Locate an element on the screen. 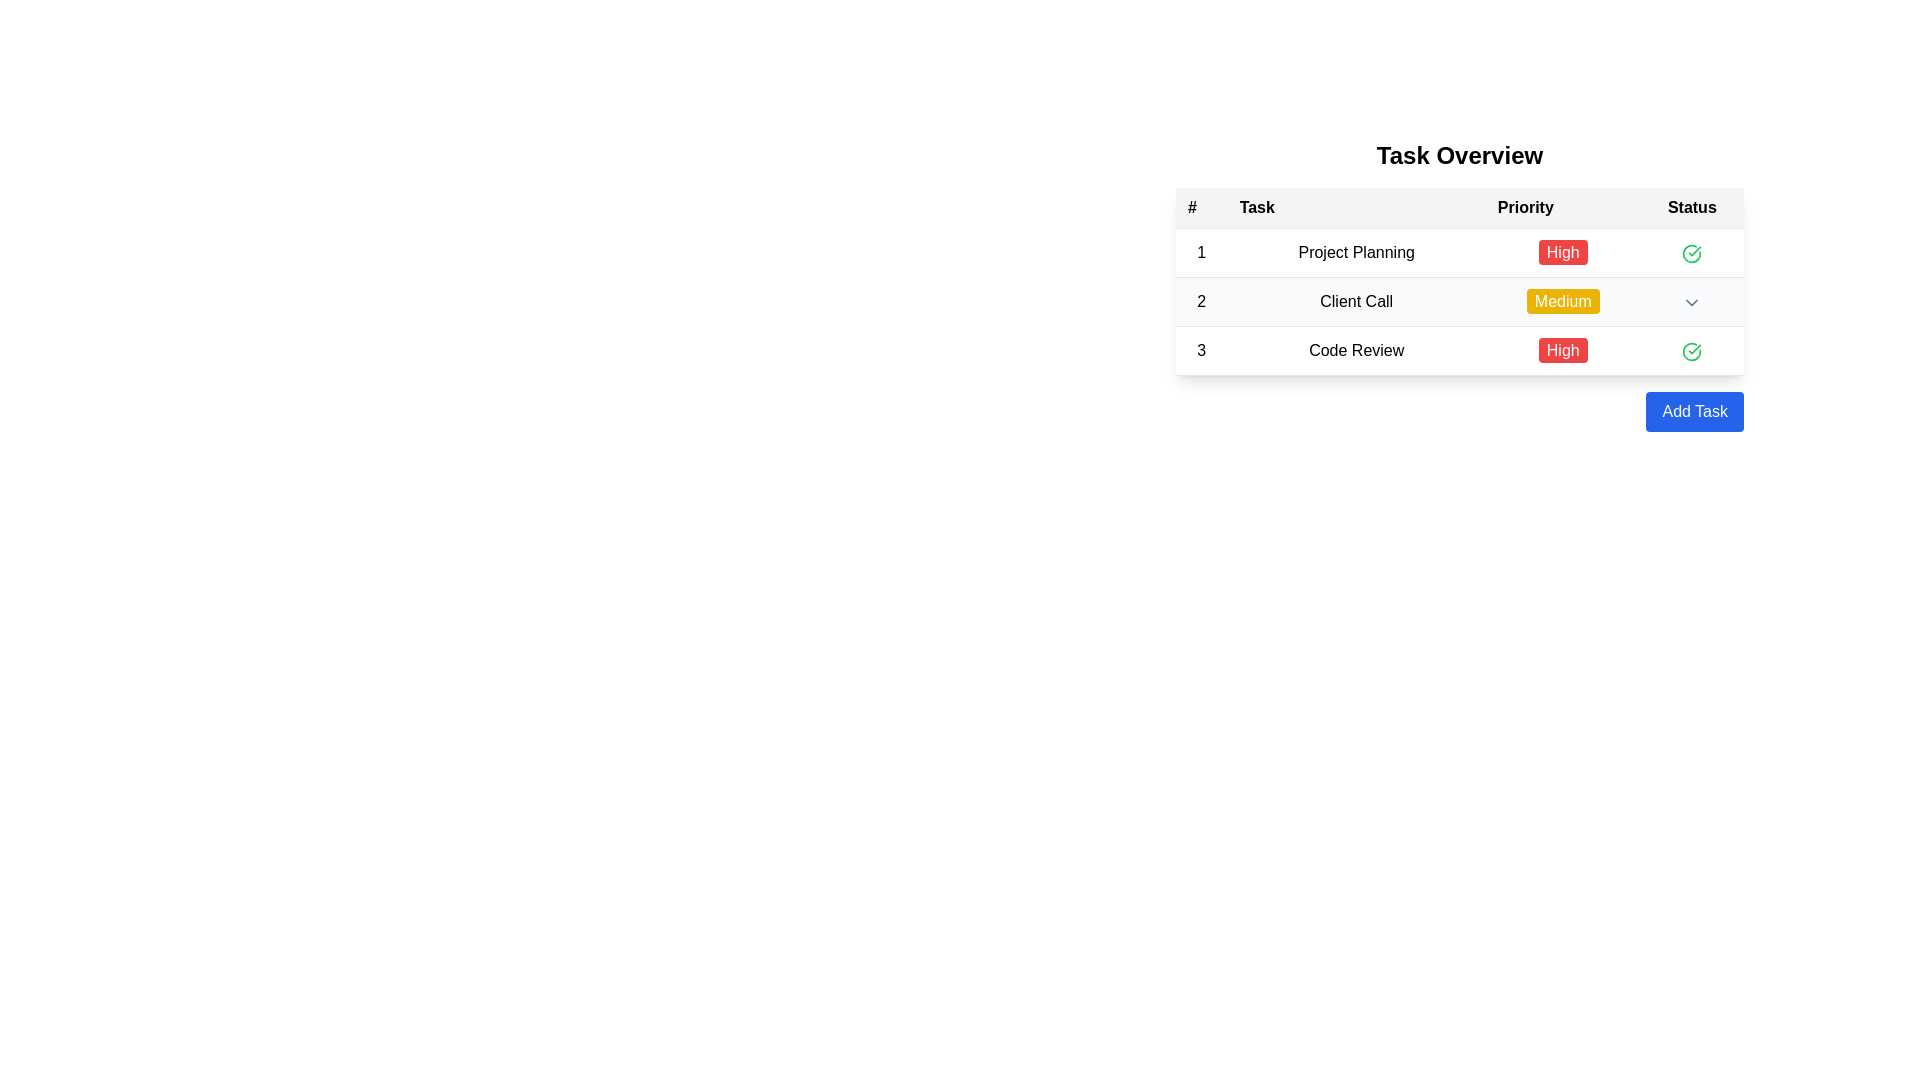  the 'High' priority label in the 'Priority' column of the first row in the 'Task Overview' table to interact with associated actions is located at coordinates (1562, 252).